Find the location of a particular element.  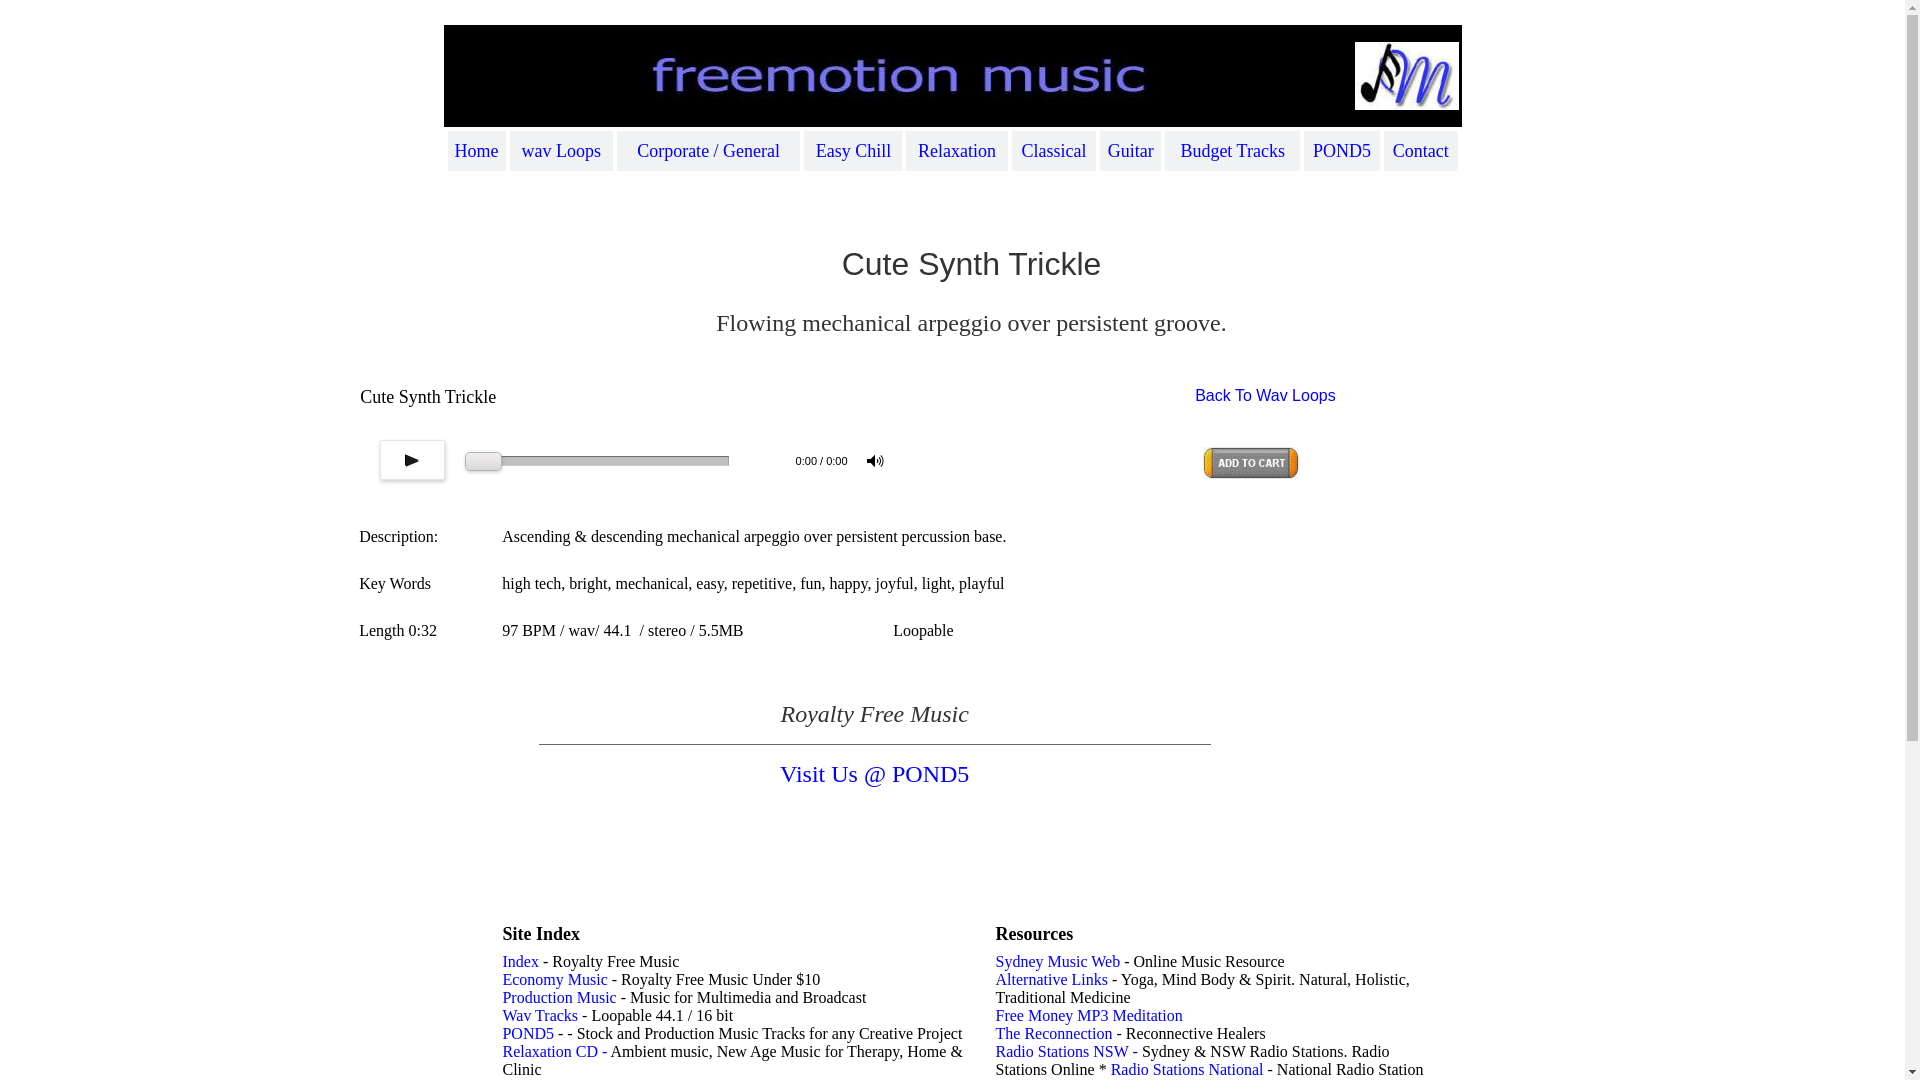

'Home' is located at coordinates (454, 149).